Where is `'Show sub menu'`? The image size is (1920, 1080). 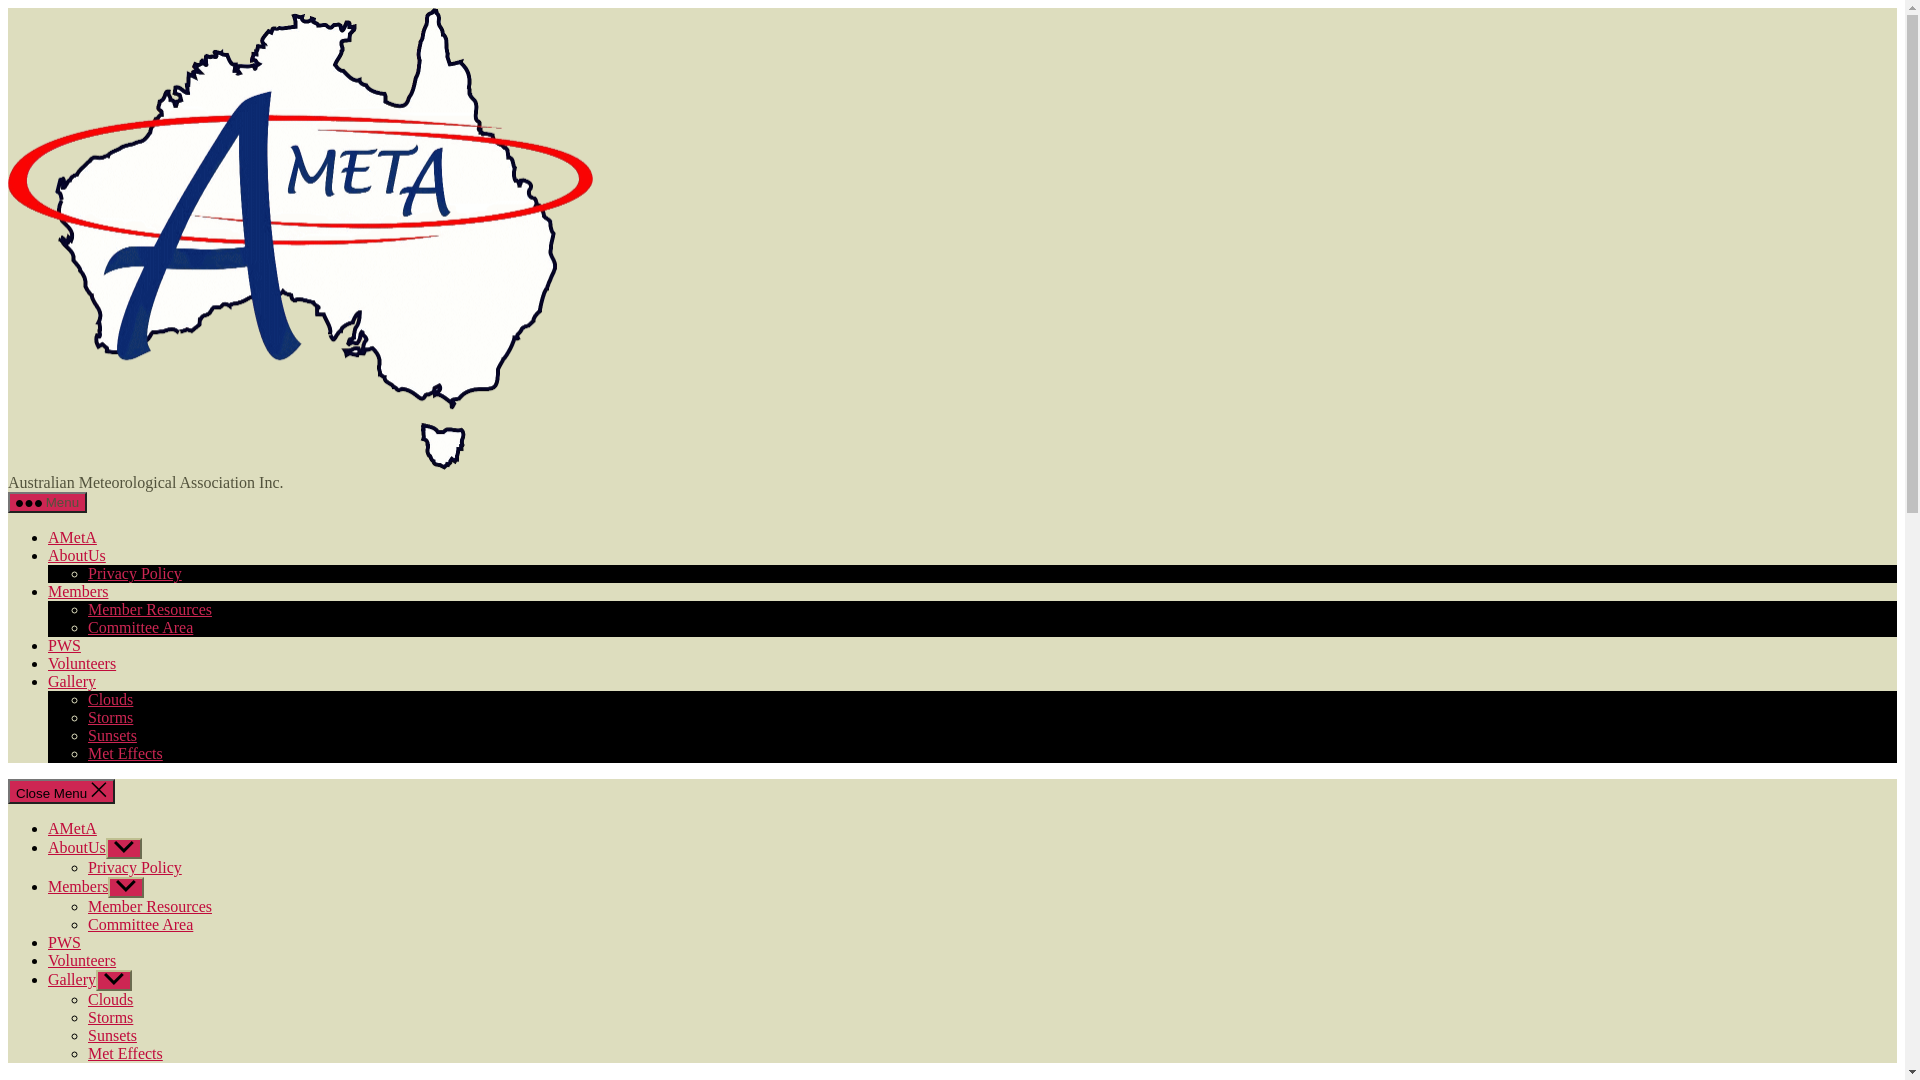
'Show sub menu' is located at coordinates (123, 848).